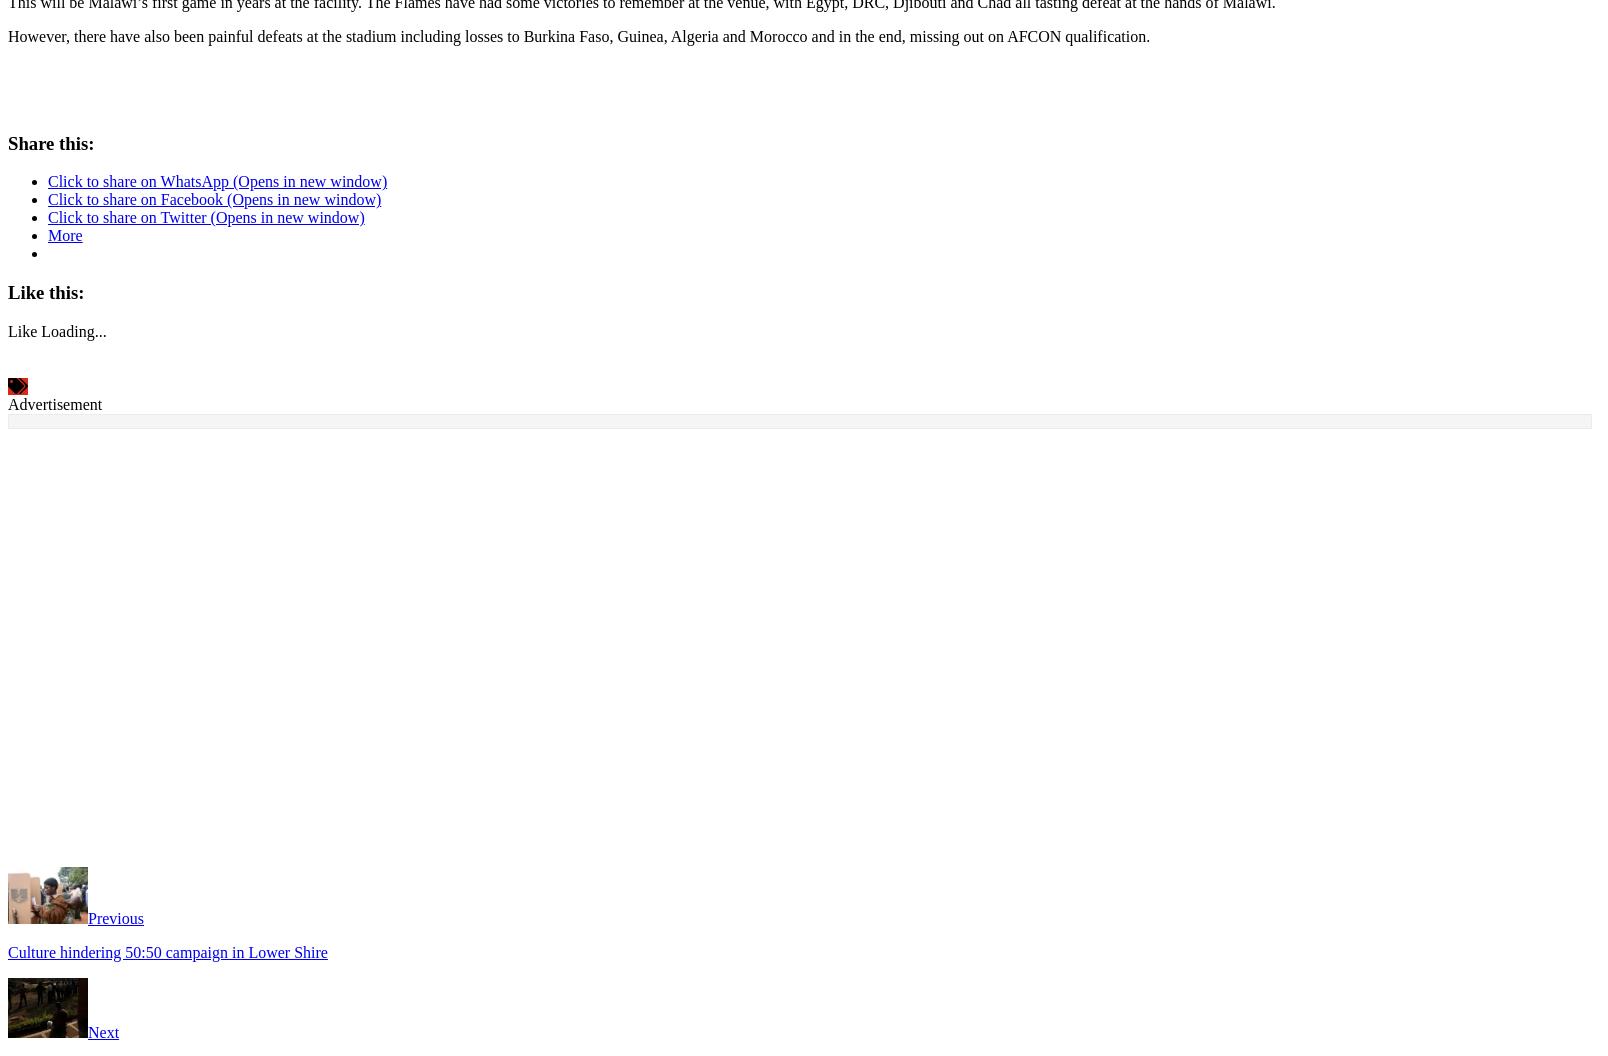 This screenshot has height=1056, width=1608. I want to click on 'Advertisement', so click(53, 400).